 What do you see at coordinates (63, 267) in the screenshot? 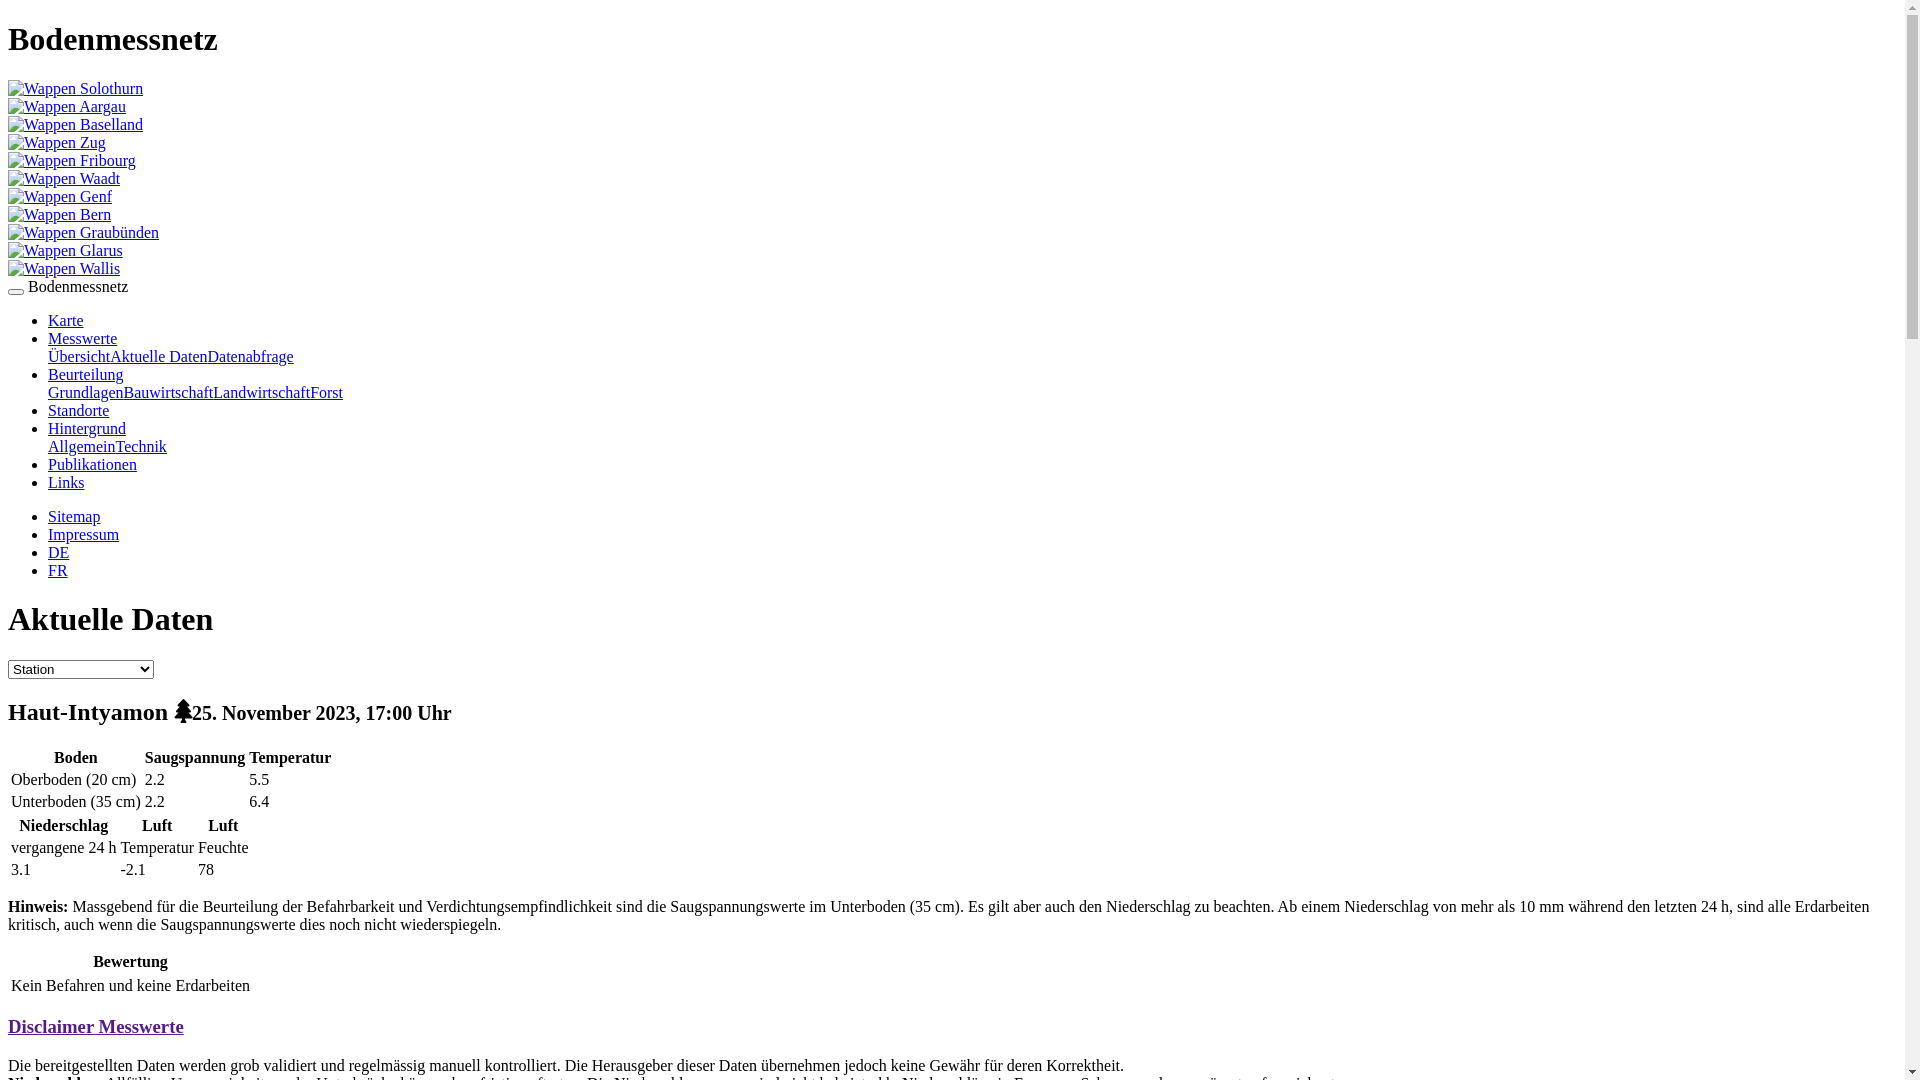
I see `'Kanton Wallis'` at bounding box center [63, 267].